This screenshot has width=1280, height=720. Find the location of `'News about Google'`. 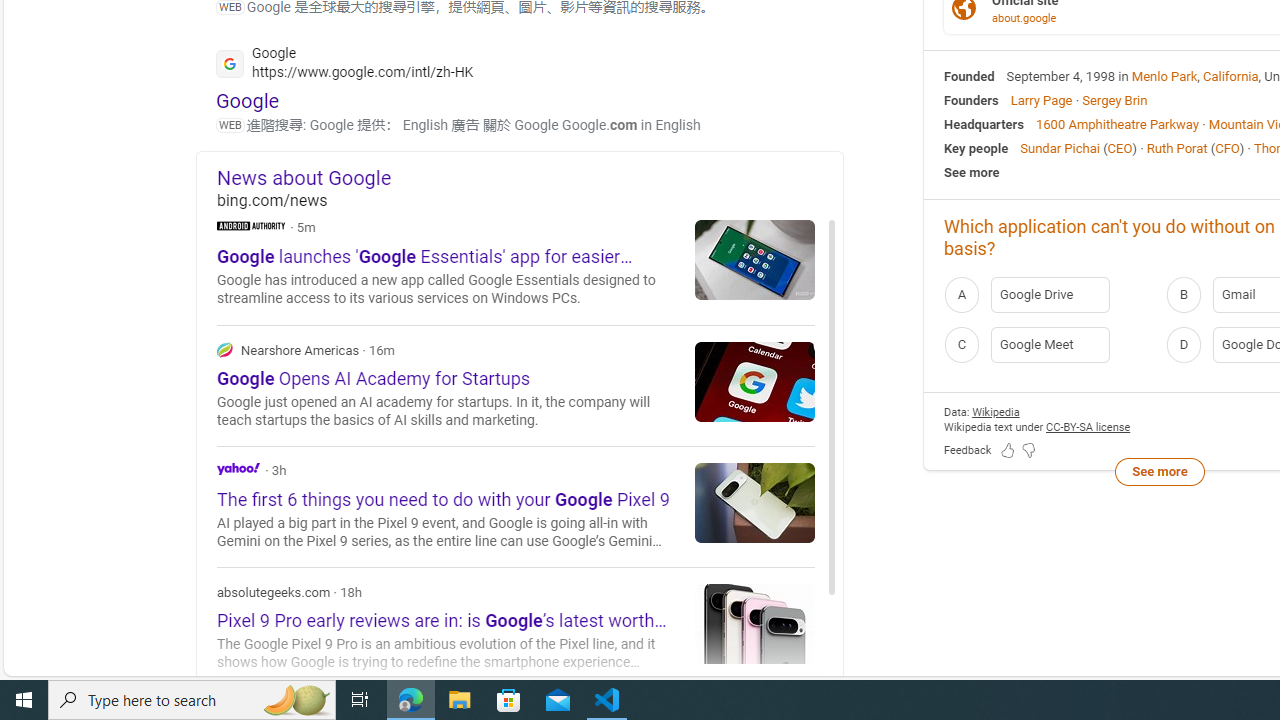

'News about Google' is located at coordinates (530, 176).